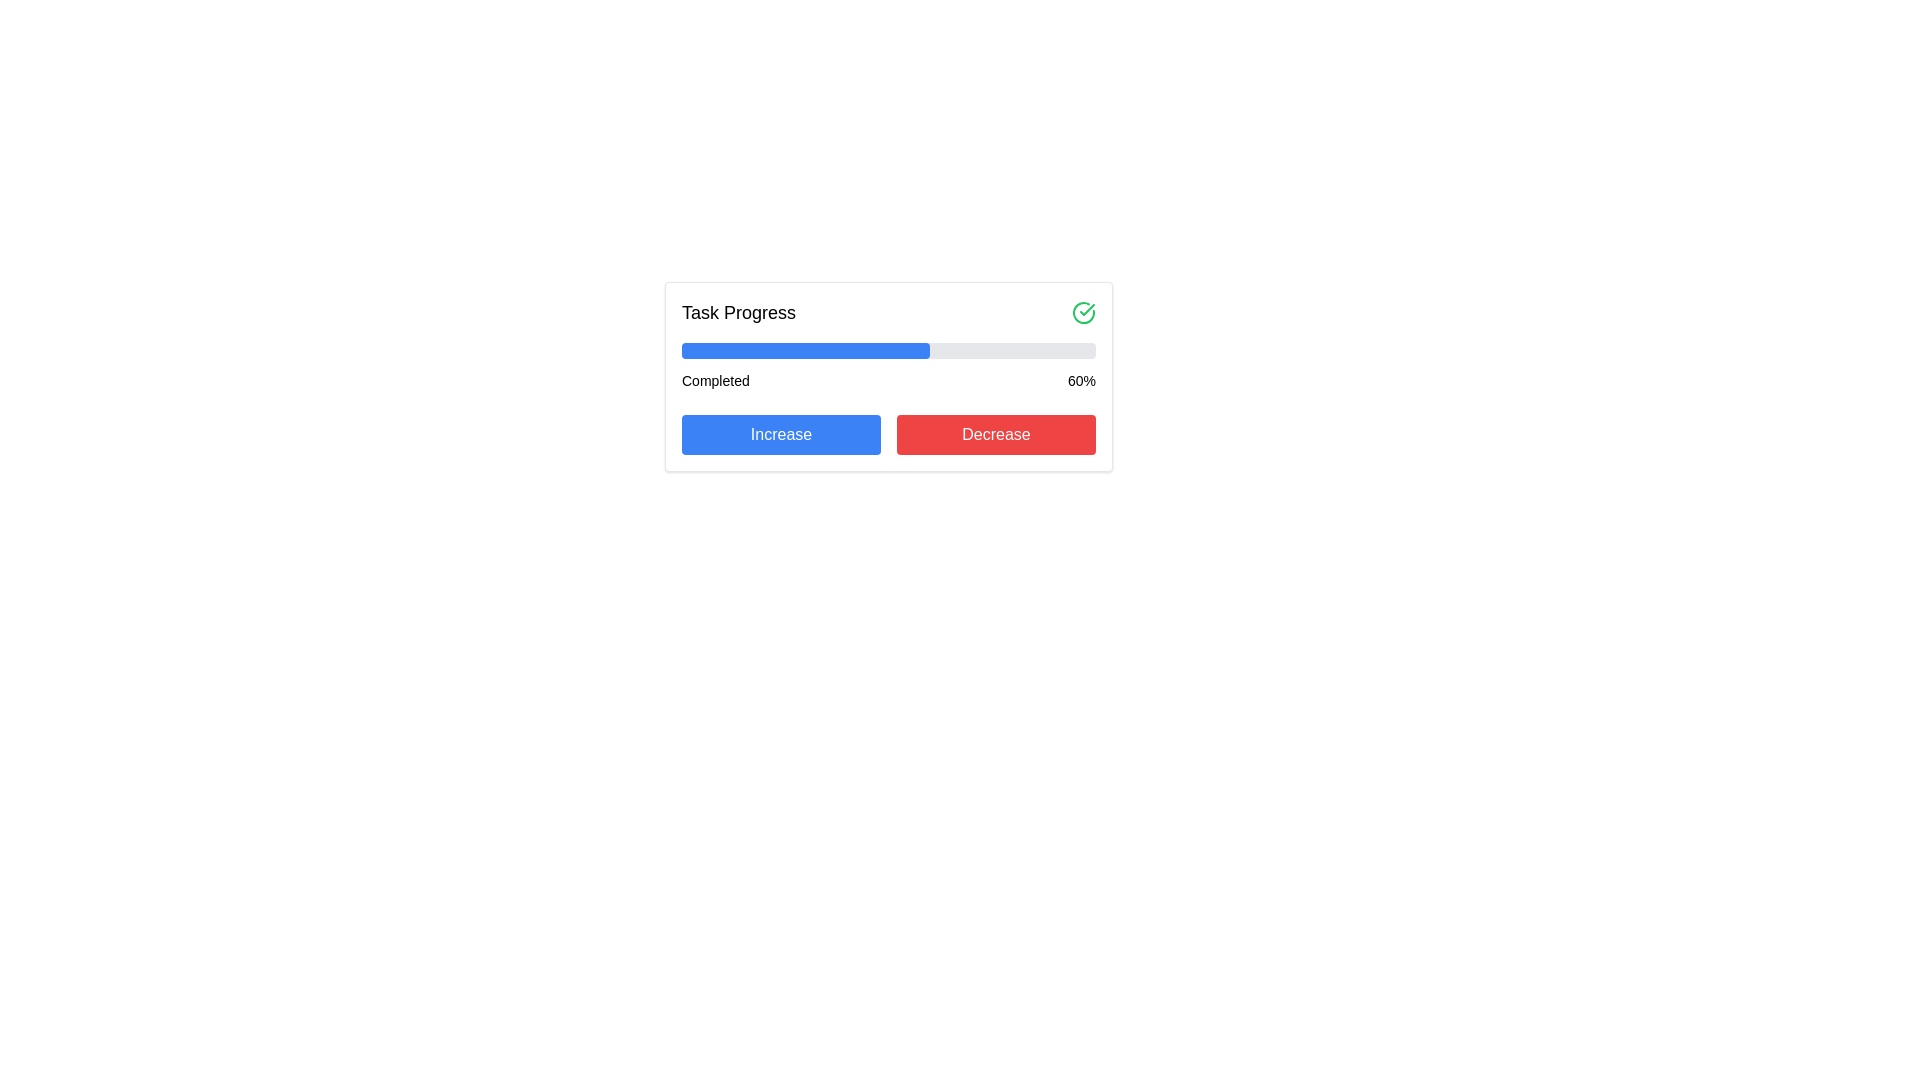 The height and width of the screenshot is (1080, 1920). I want to click on the text label displaying 'Completed', which is aligned to the left below the progress bar, so click(715, 381).